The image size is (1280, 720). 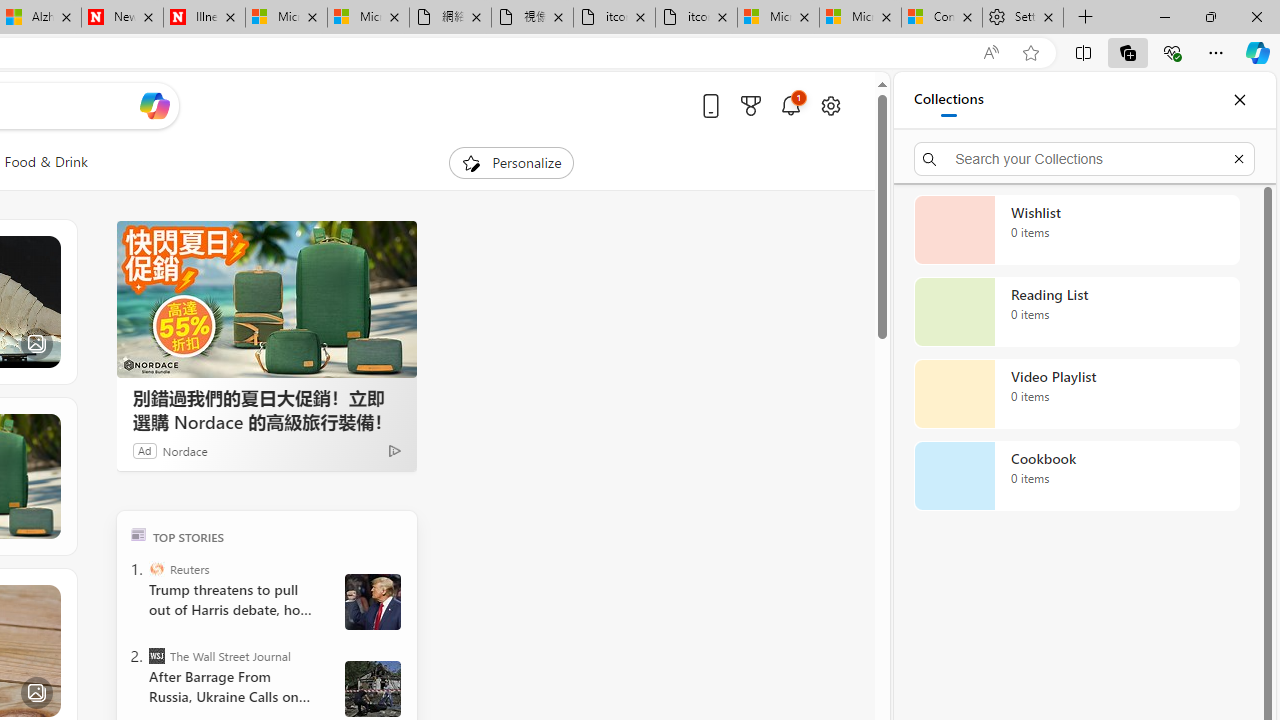 What do you see at coordinates (204, 17) in the screenshot?
I see `'Illness news & latest pictures from Newsweek.com'` at bounding box center [204, 17].